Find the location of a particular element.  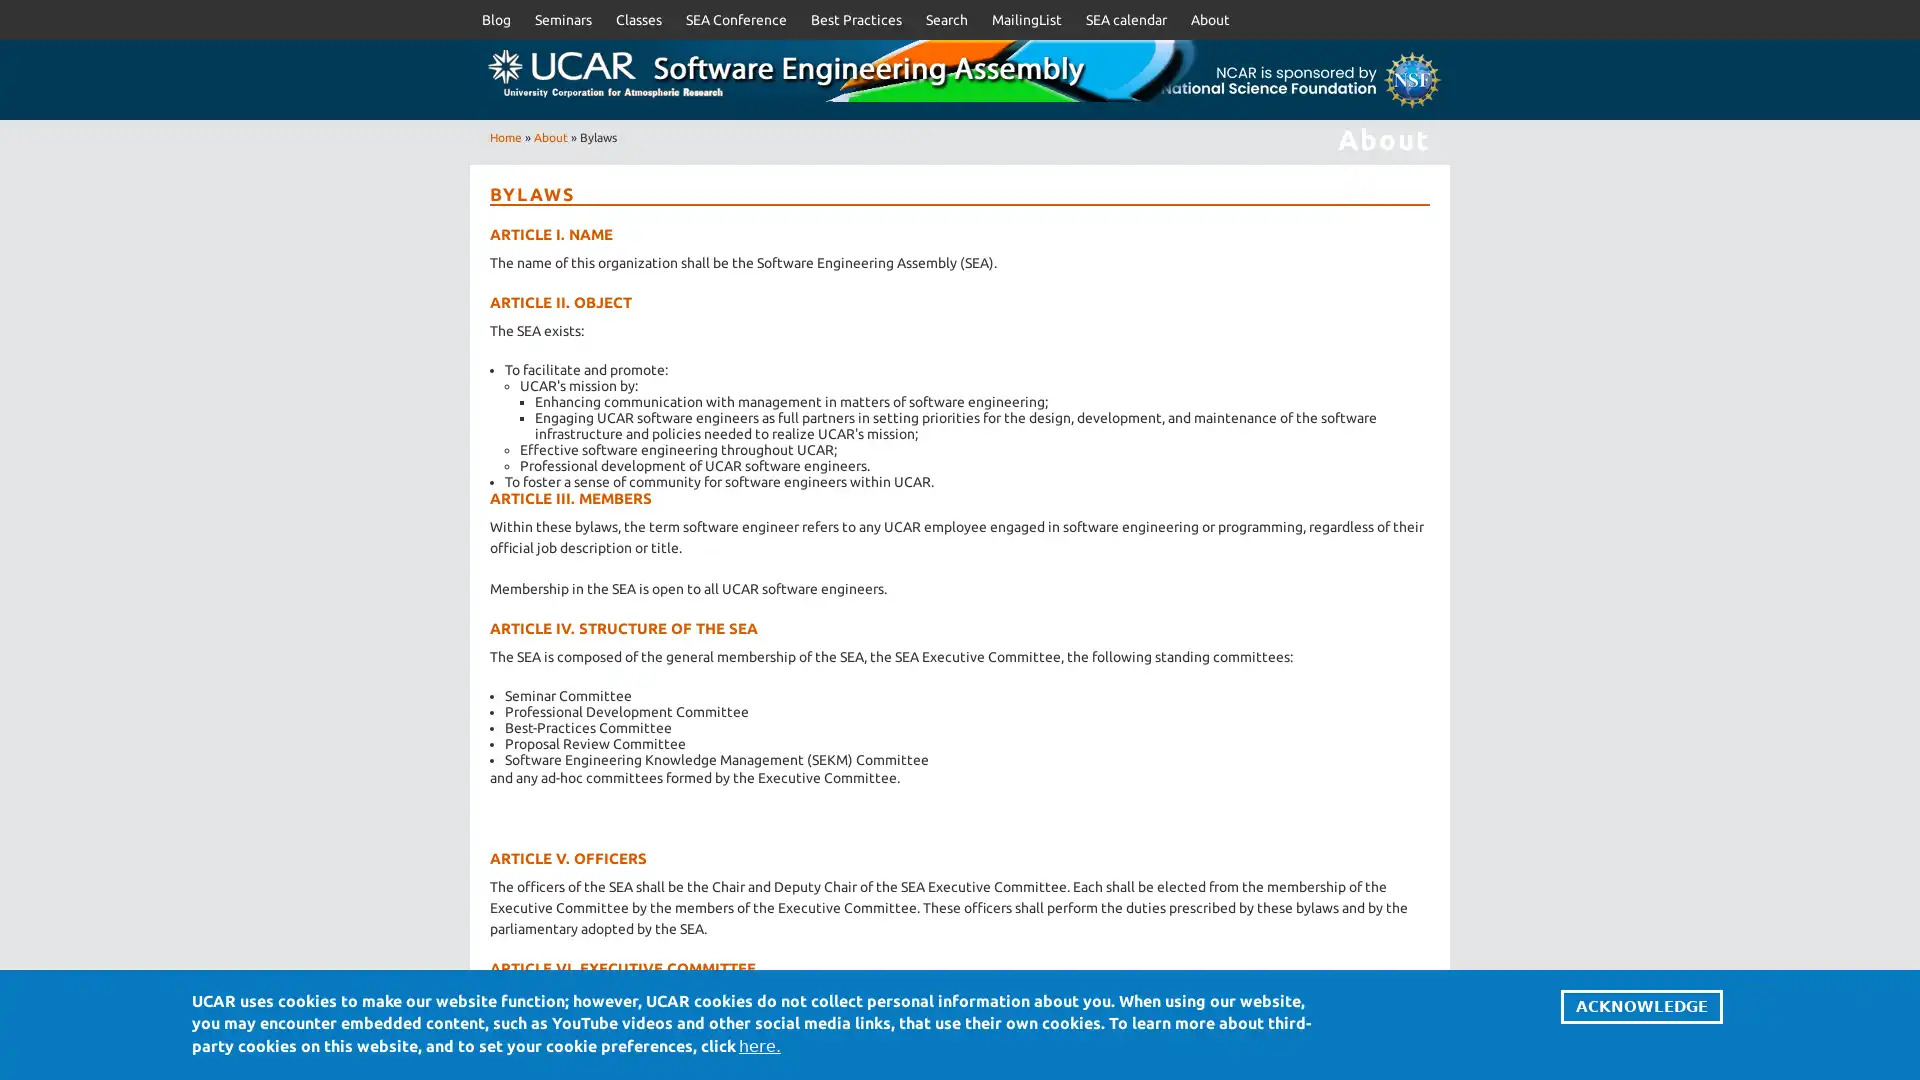

here. is located at coordinates (758, 1044).